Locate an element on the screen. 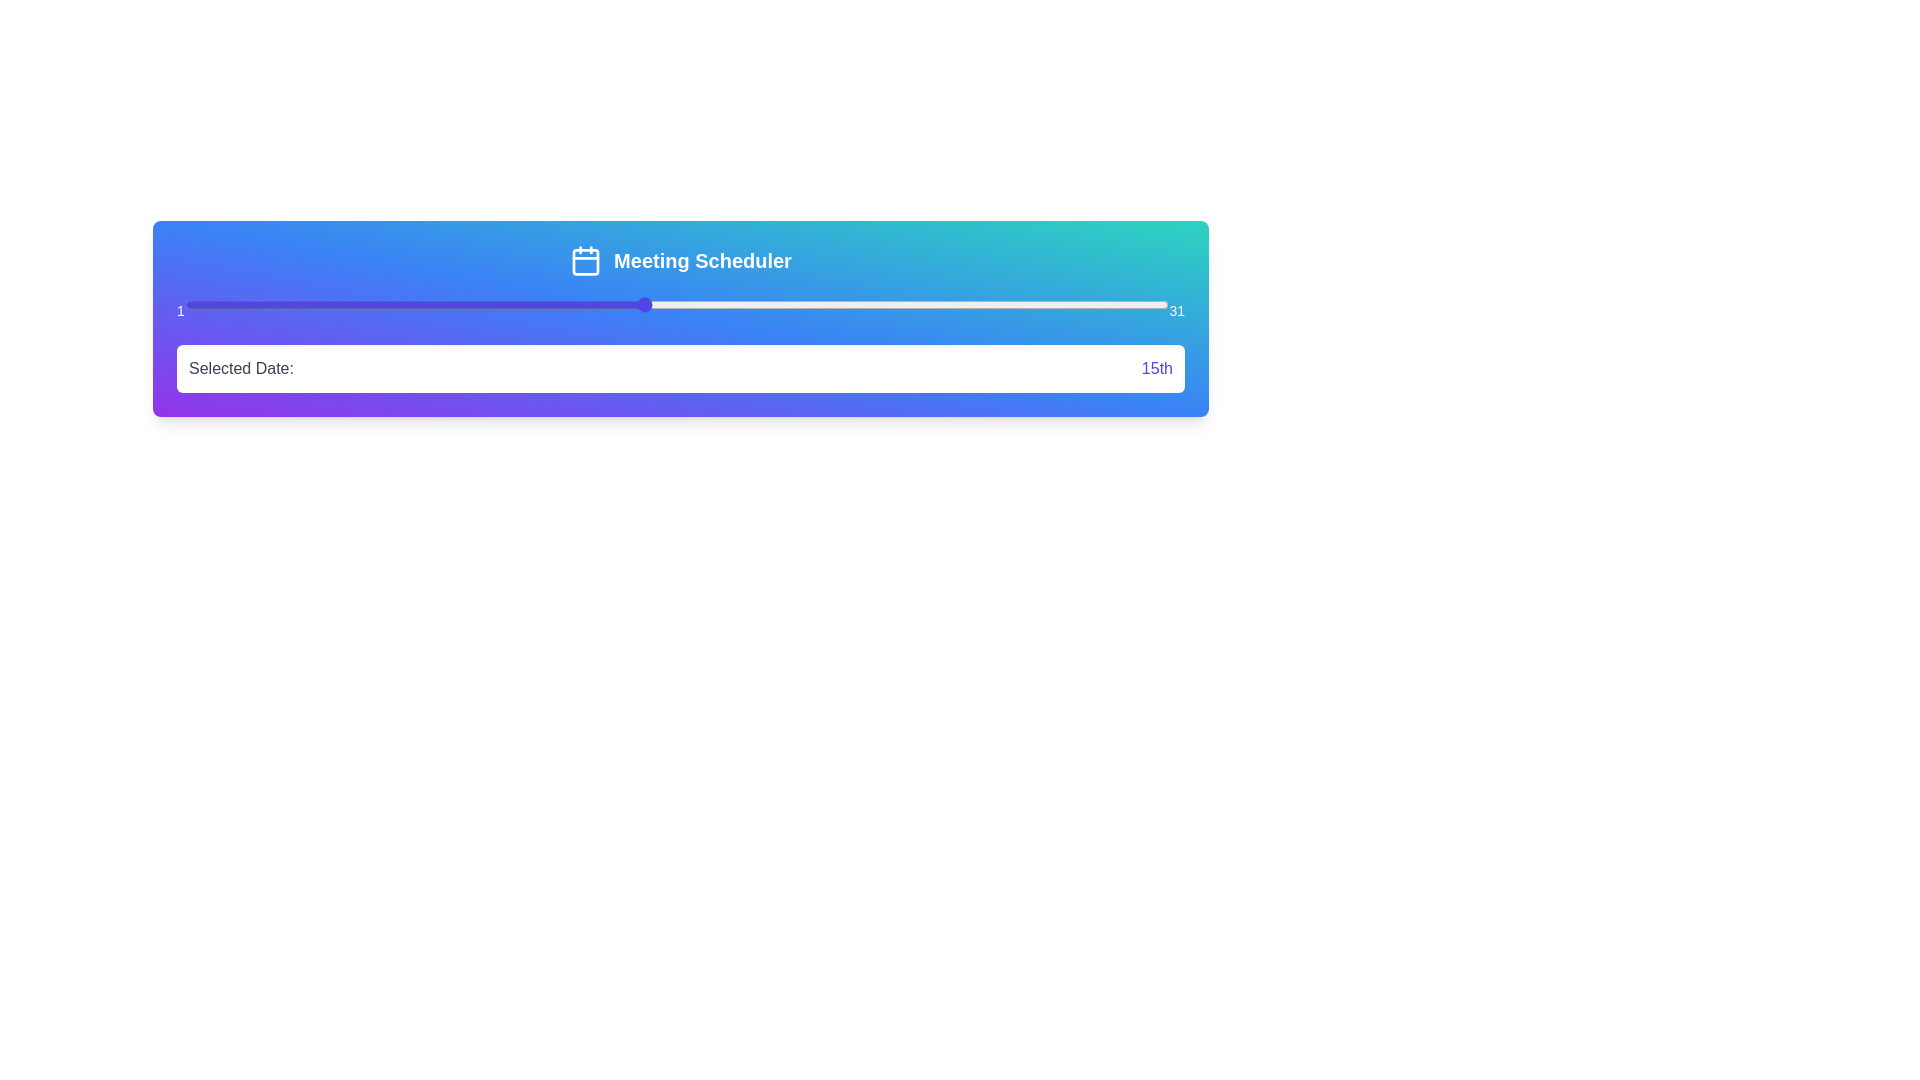  the decorative shape located in the top-left corner of the calendar icon in the Meeting Scheduler header bar is located at coordinates (585, 261).